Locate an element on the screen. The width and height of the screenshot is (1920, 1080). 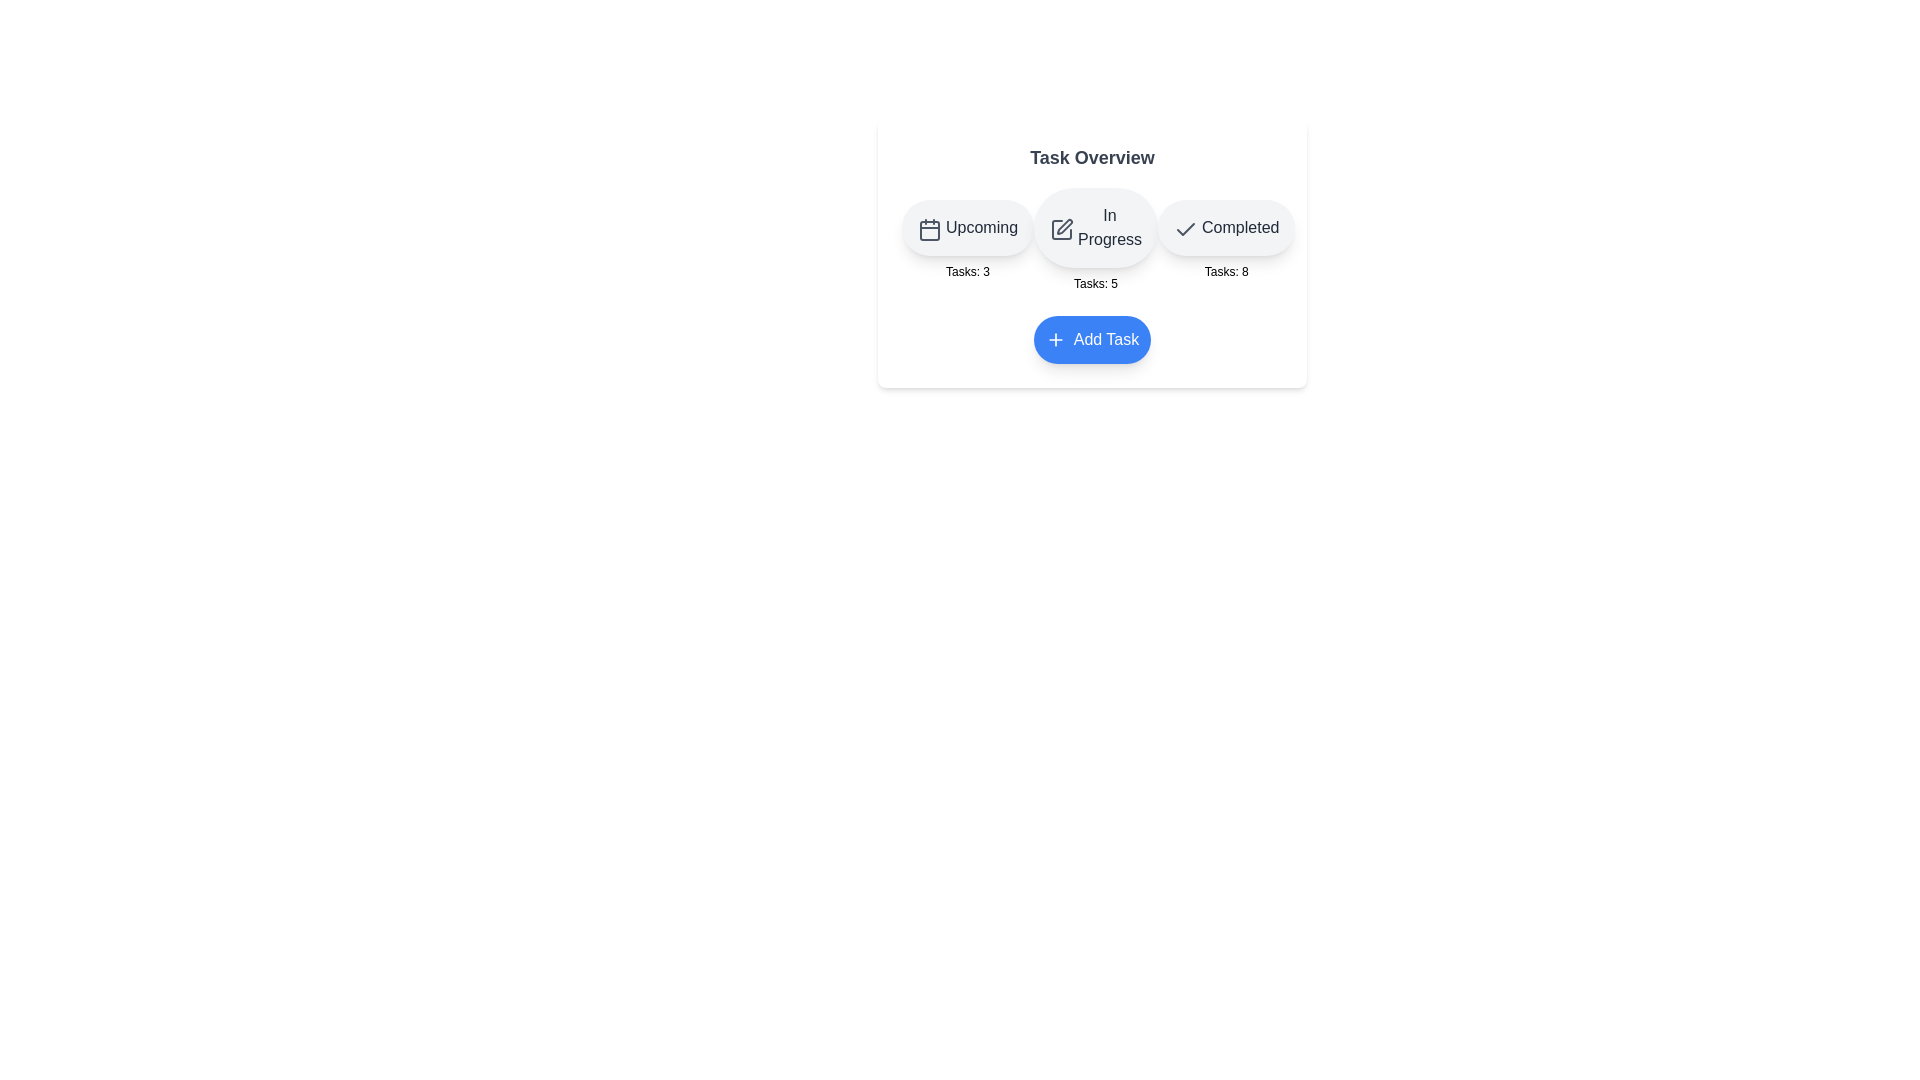
the Completed button to interact with the corresponding category is located at coordinates (1224, 226).